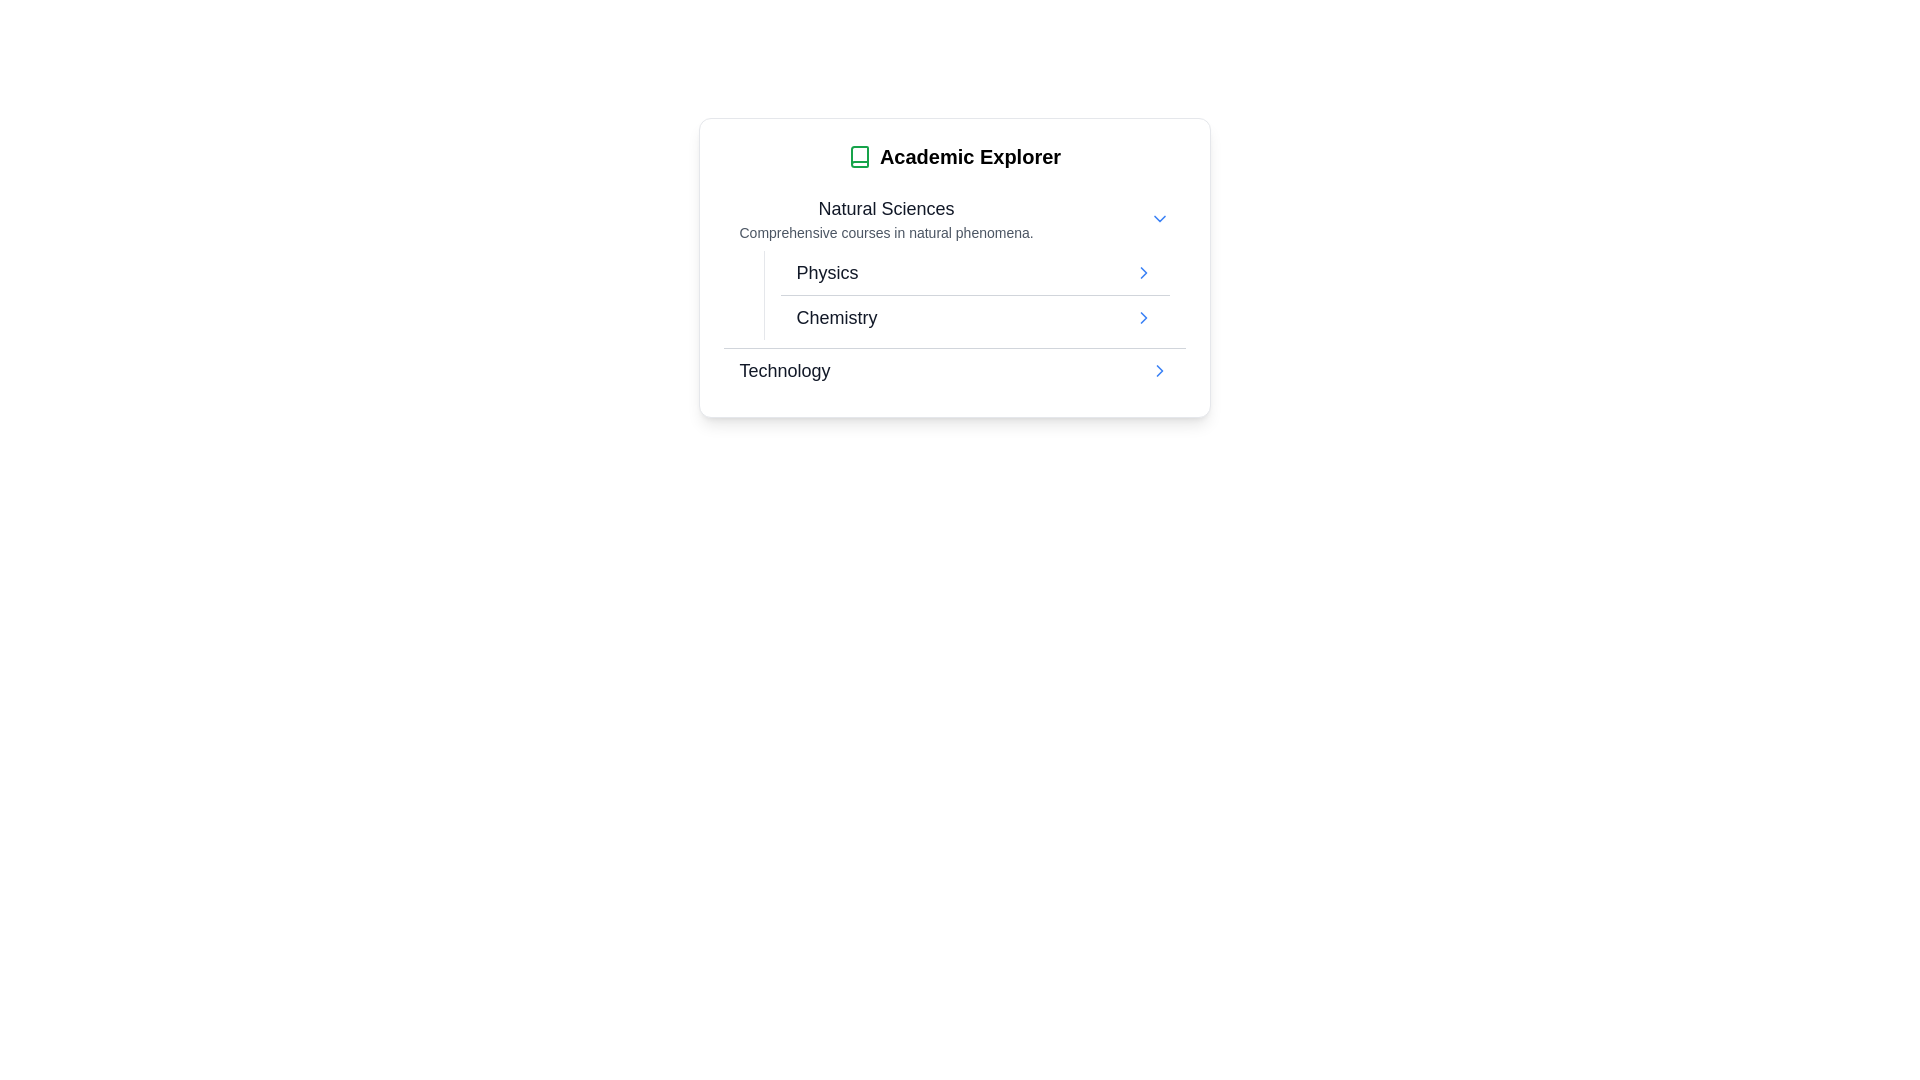  What do you see at coordinates (1143, 273) in the screenshot?
I see `the small graphical arrow pointing to the right, located next to the 'Physics' label in the 'Natural Sciences' section under the 'Academic Explorer' card` at bounding box center [1143, 273].